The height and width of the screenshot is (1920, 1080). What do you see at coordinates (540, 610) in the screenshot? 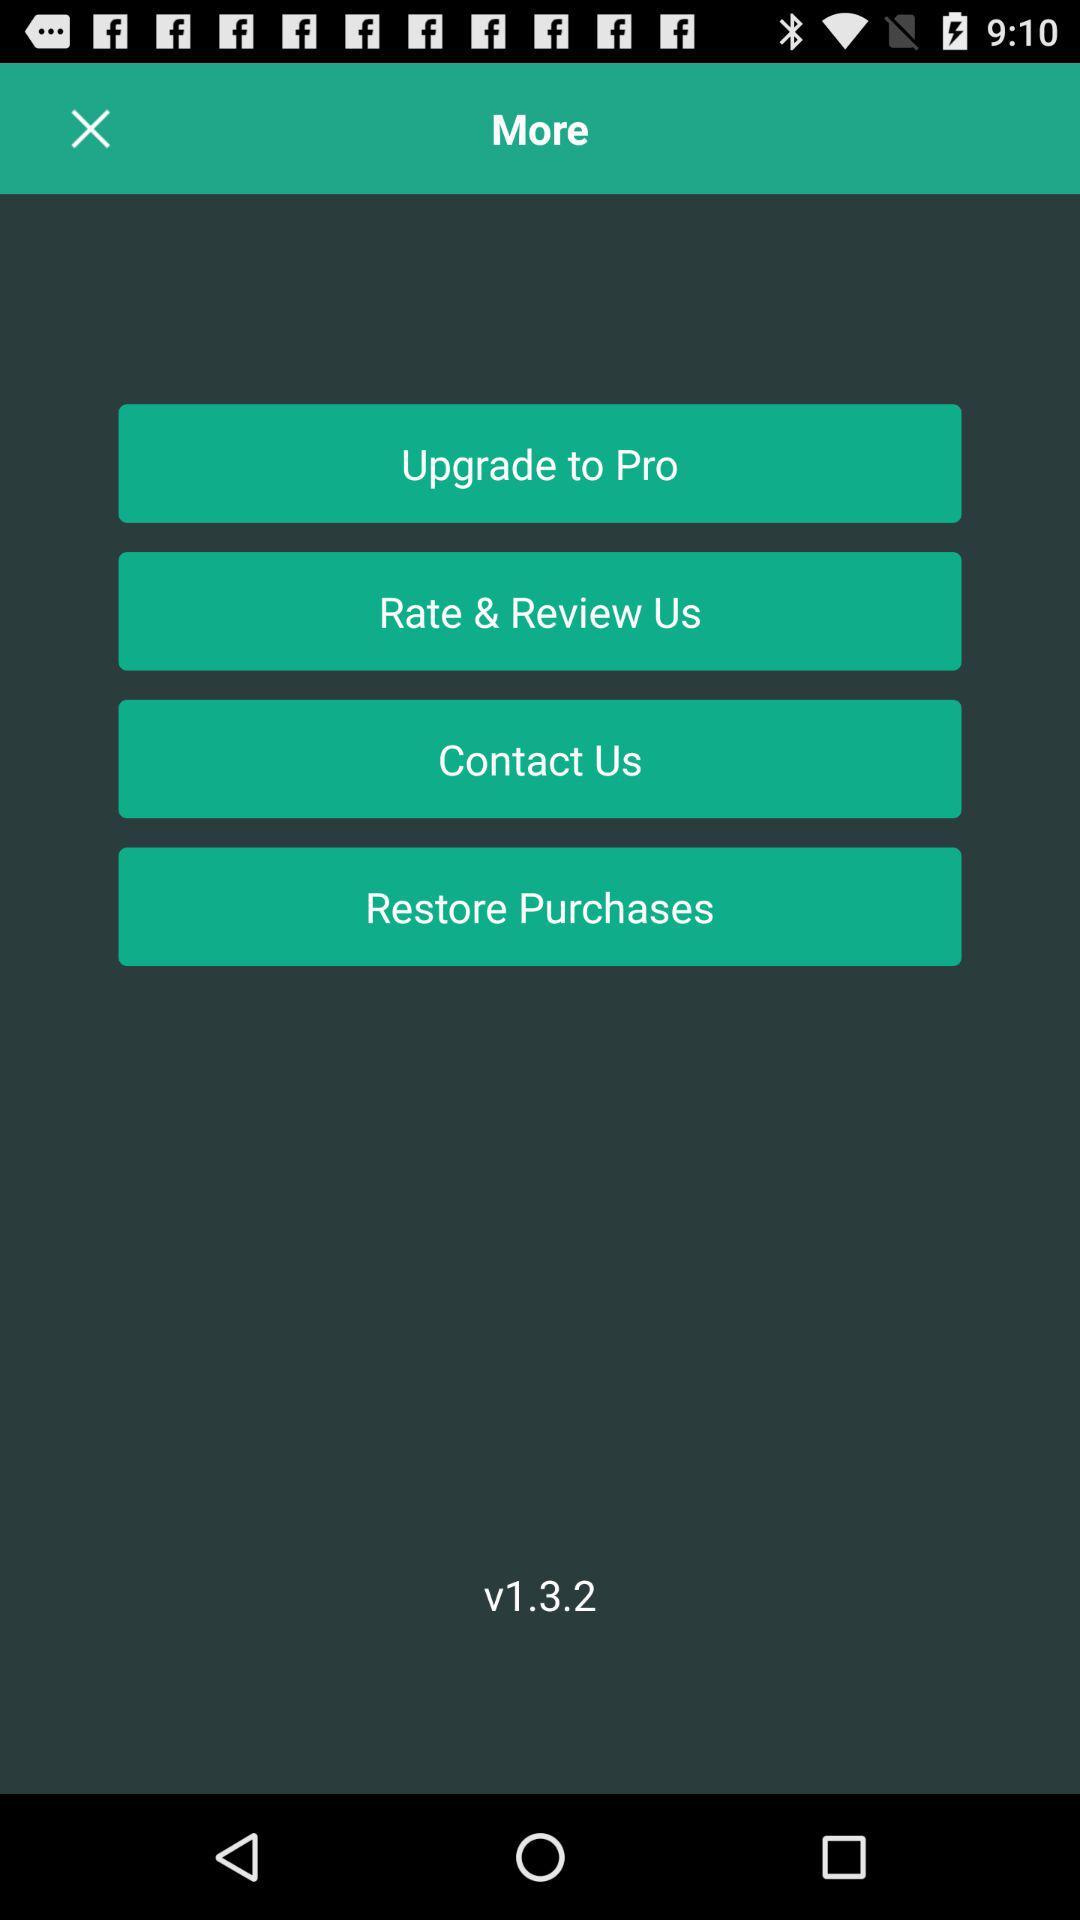
I see `the rate & review us` at bounding box center [540, 610].